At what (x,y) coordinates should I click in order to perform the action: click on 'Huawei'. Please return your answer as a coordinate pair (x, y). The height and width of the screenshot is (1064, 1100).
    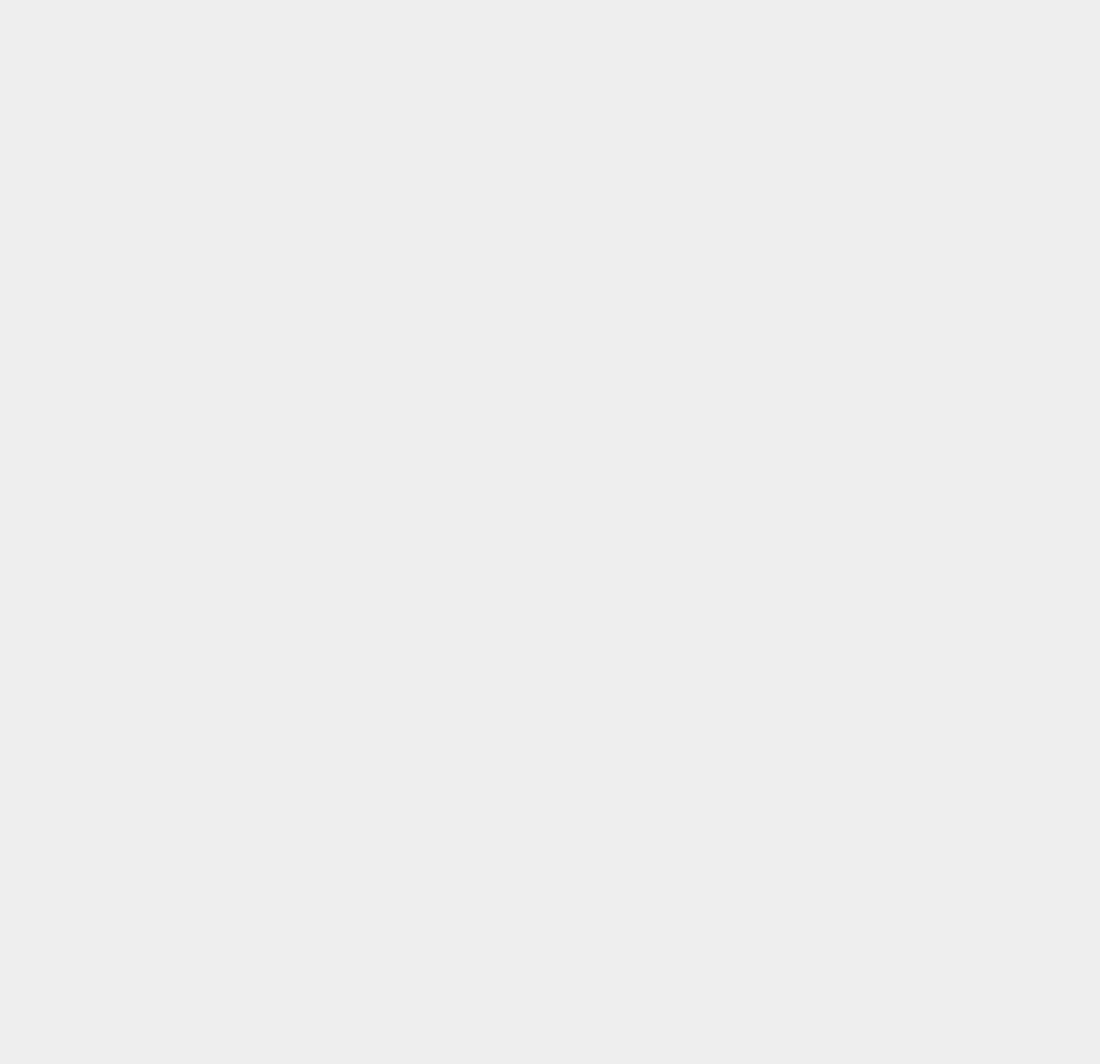
    Looking at the image, I should click on (801, 773).